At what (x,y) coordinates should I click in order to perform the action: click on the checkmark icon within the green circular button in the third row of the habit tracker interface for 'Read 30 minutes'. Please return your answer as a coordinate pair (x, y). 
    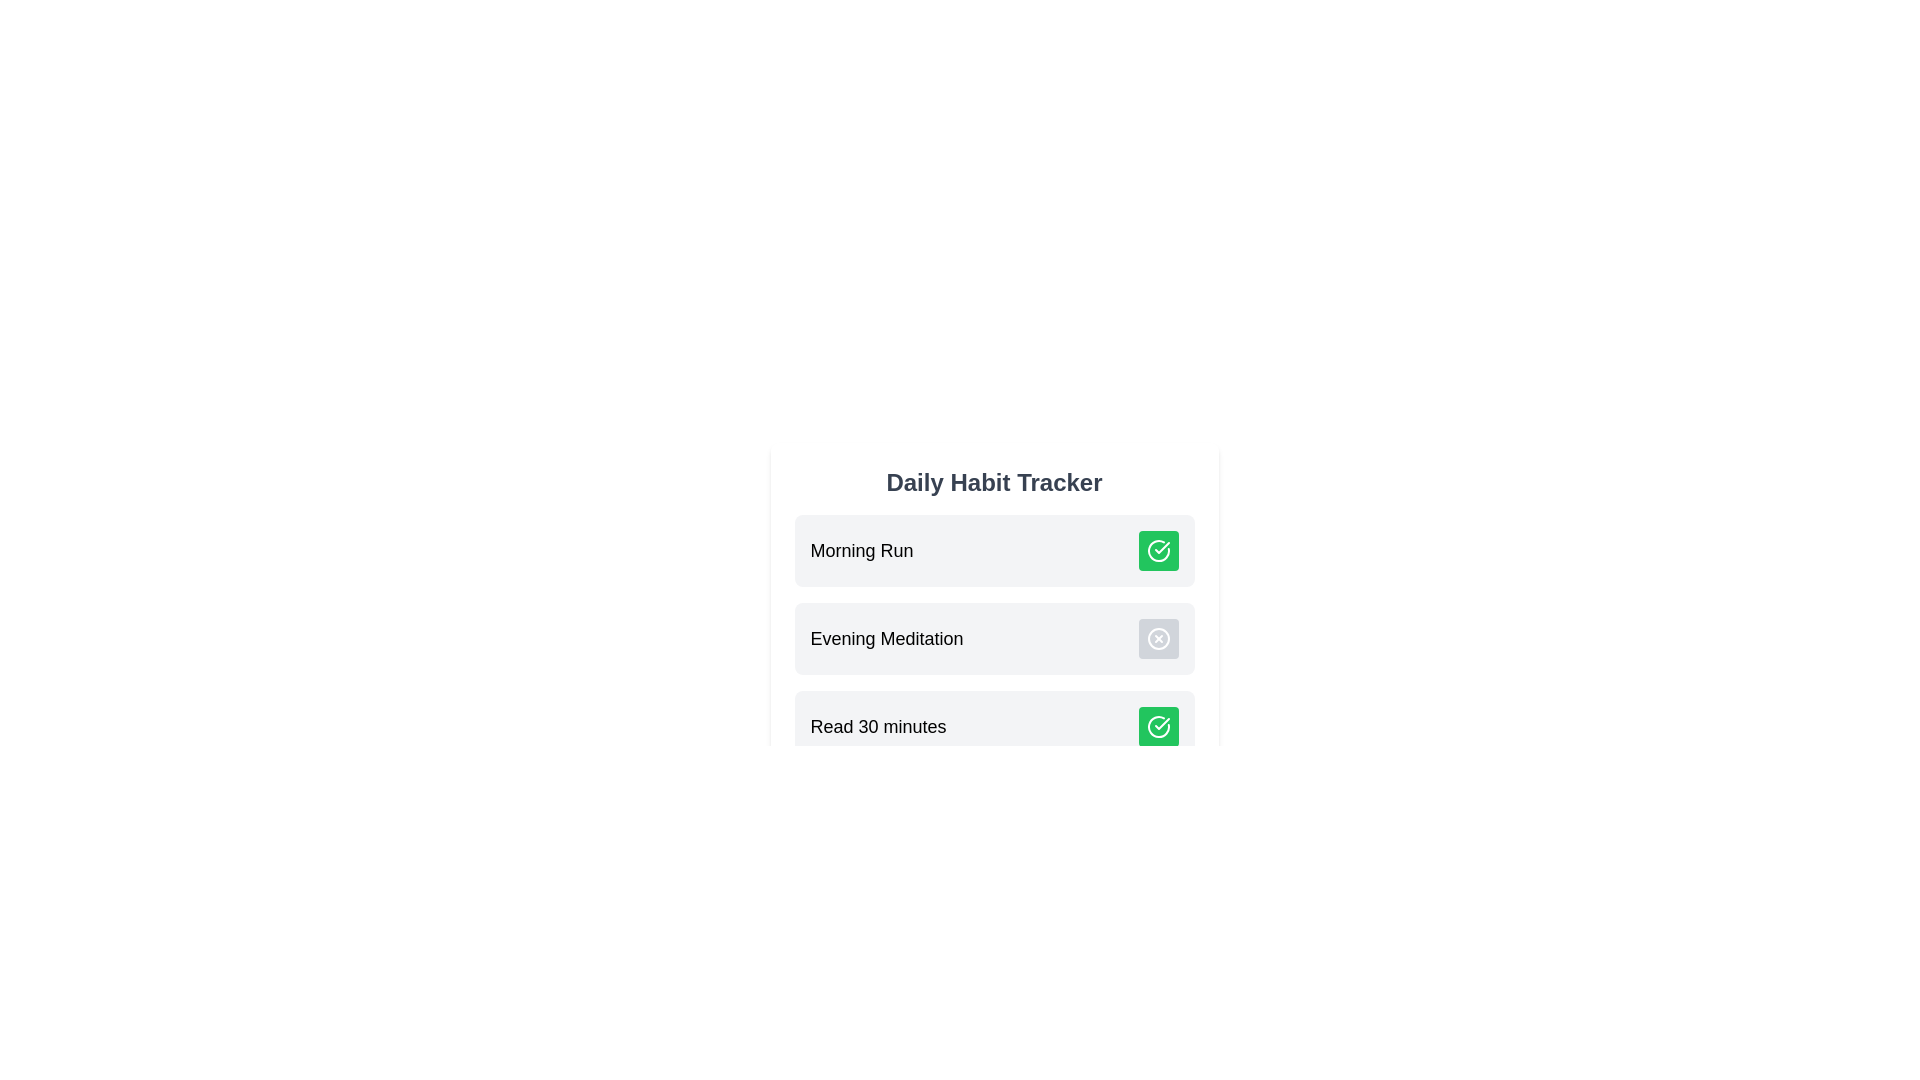
    Looking at the image, I should click on (1161, 724).